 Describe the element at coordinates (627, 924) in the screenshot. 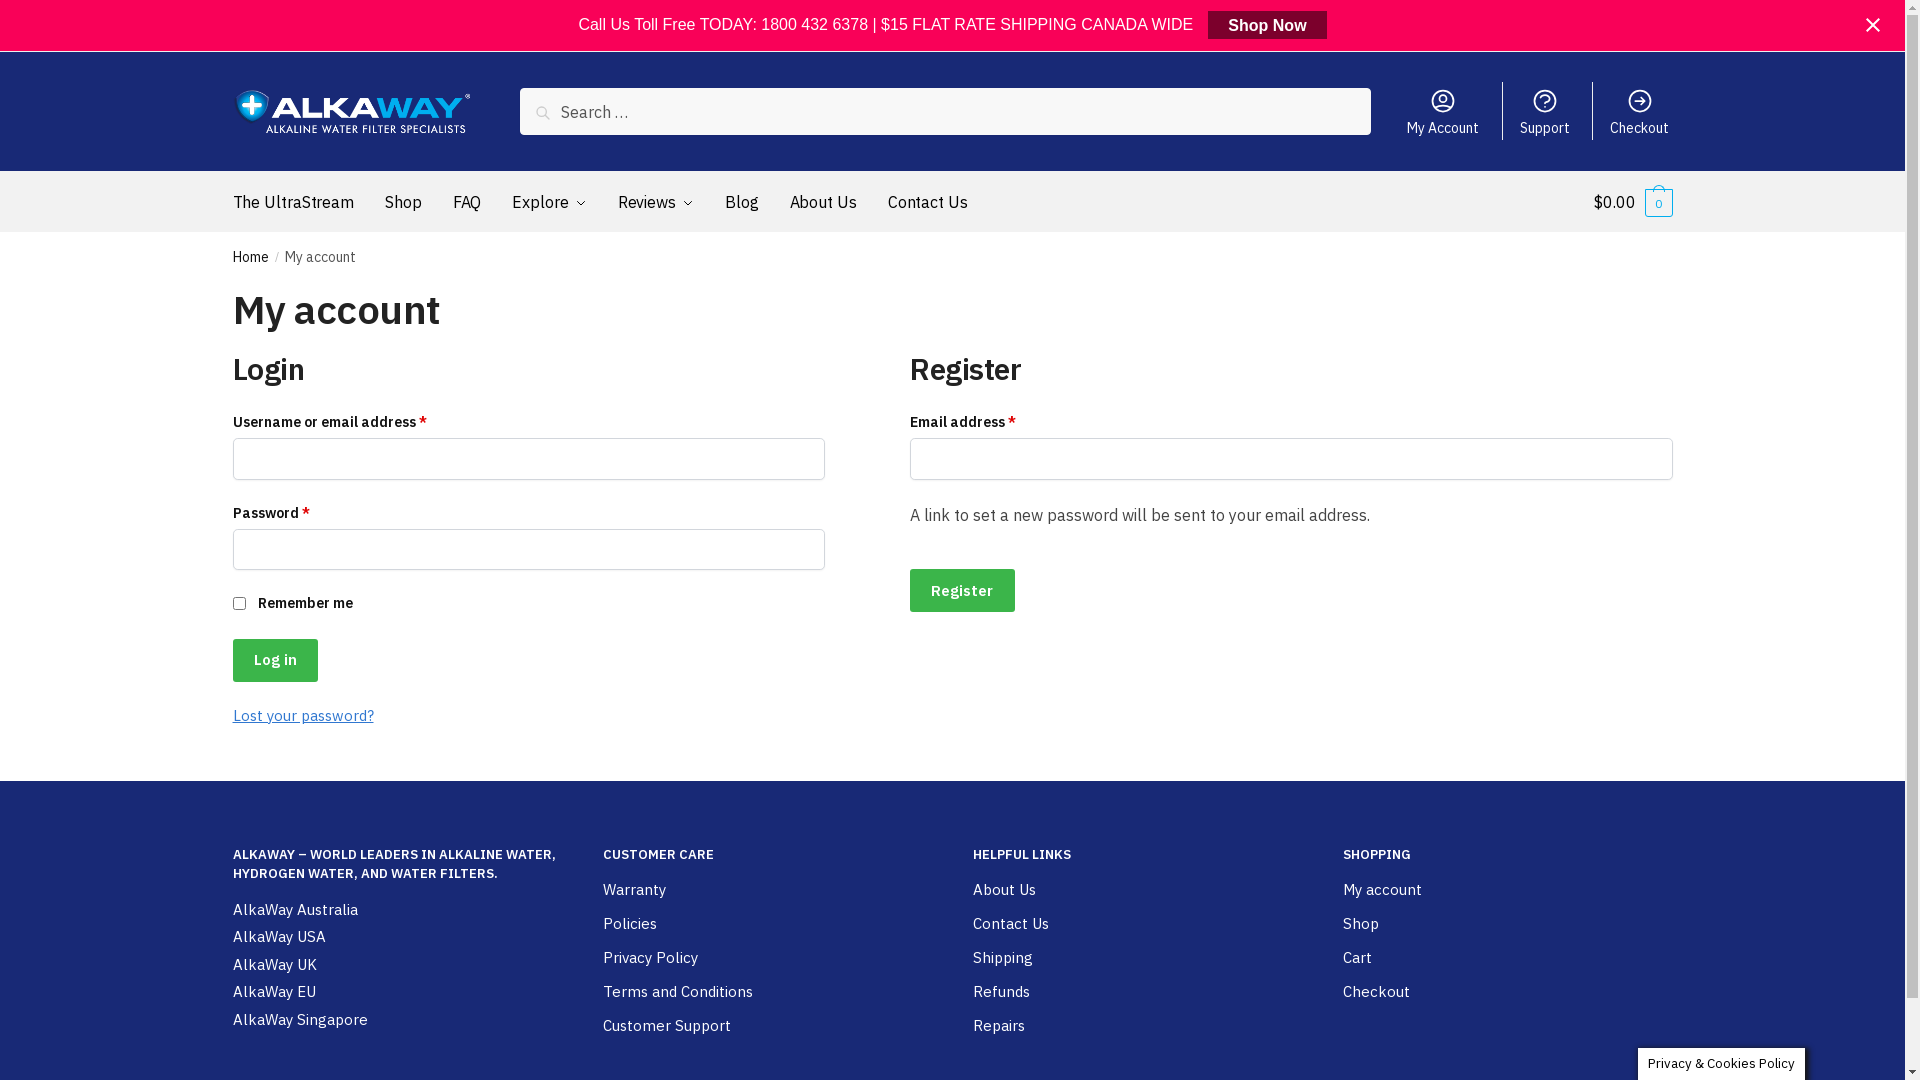

I see `'Policies'` at that location.